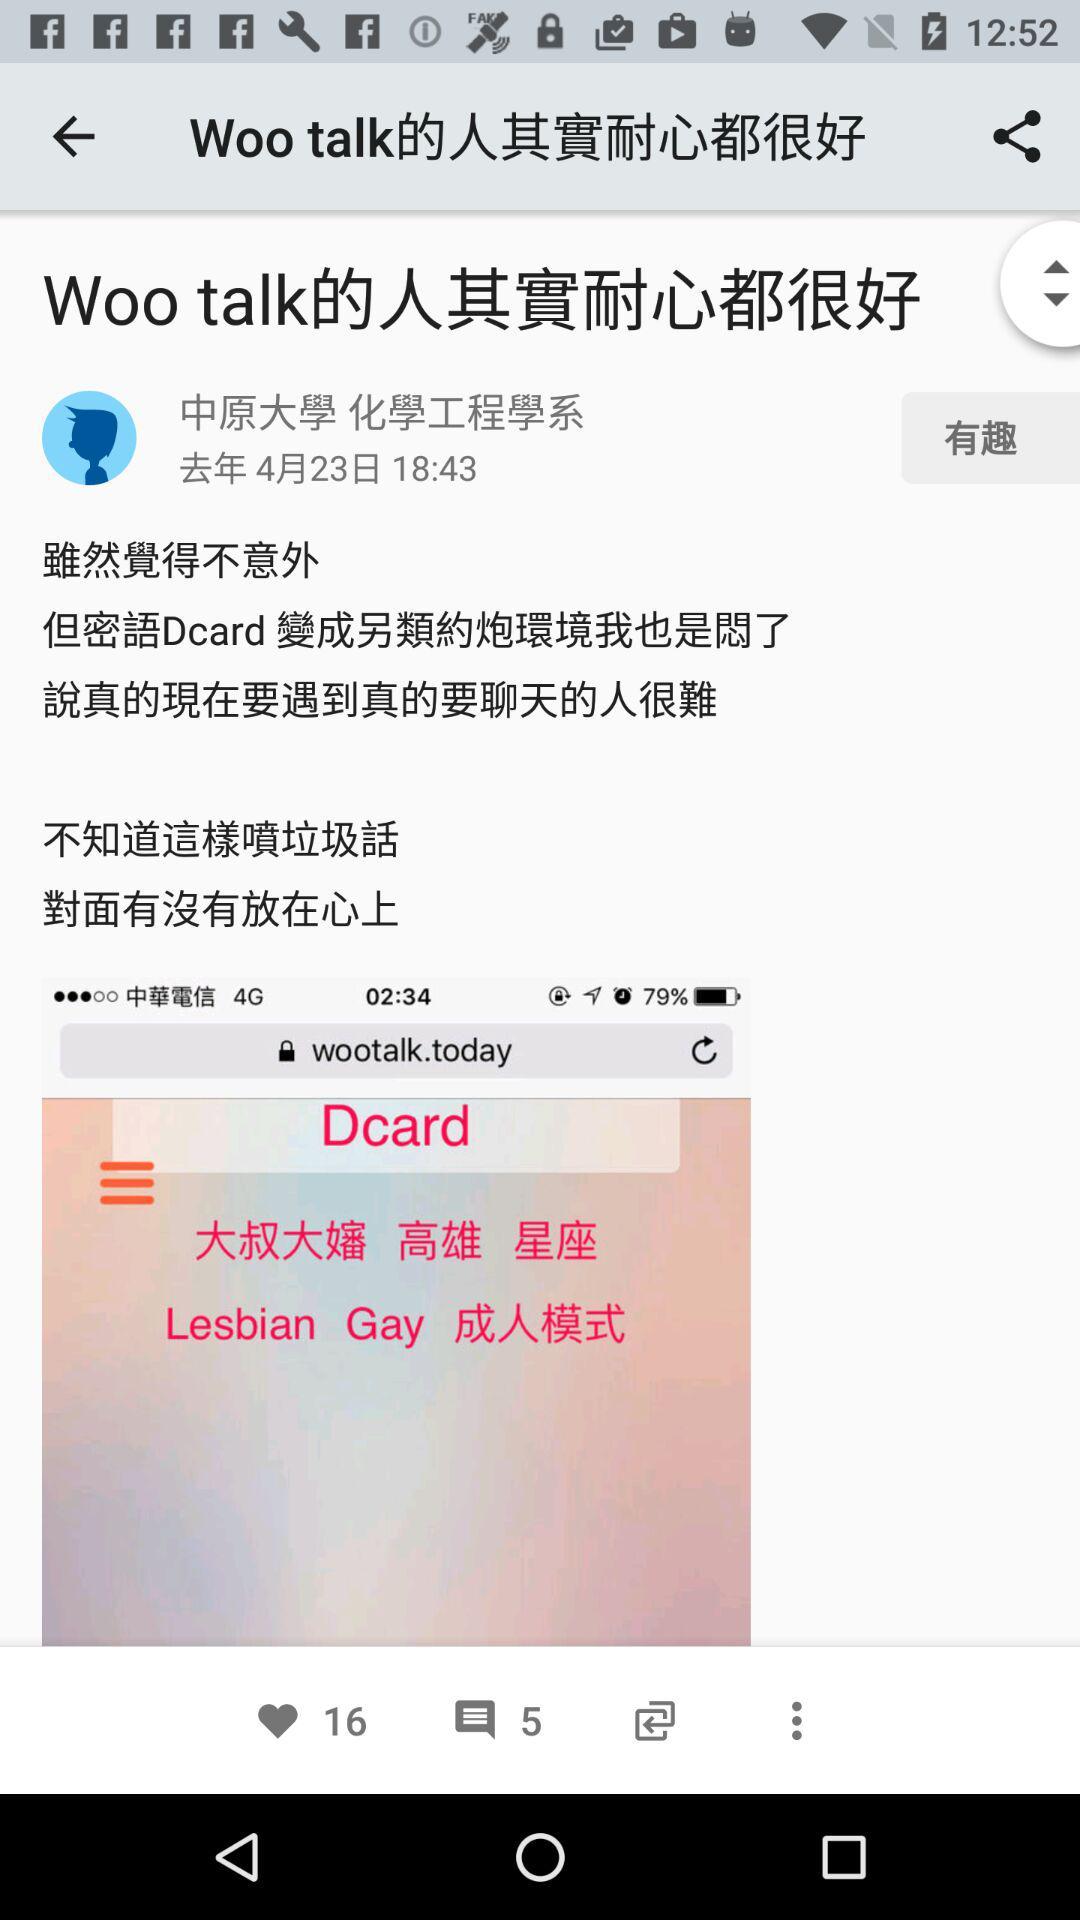 The image size is (1080, 1920). I want to click on 5 icon, so click(495, 1719).